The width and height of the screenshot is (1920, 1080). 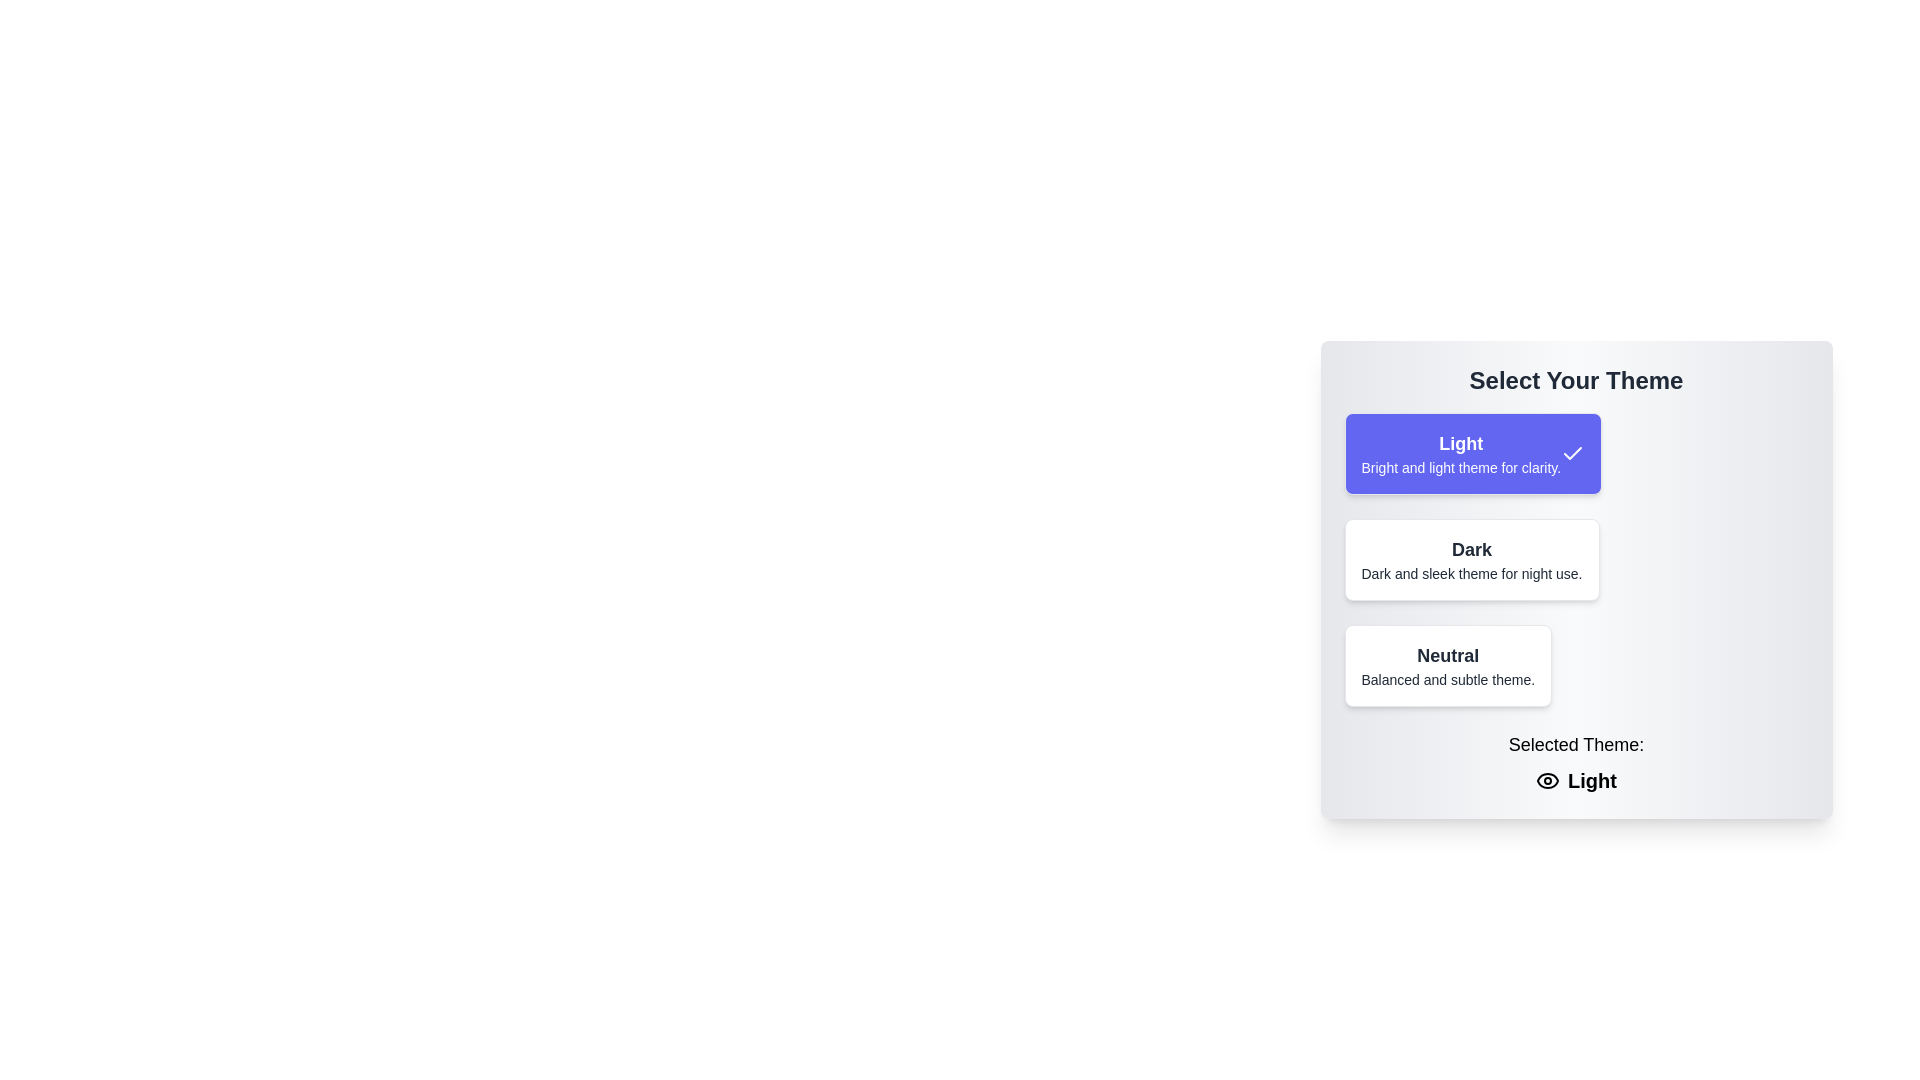 I want to click on the text element indicating the title of the theme 'Dark' in the theme selection component, which is located inside the second option of the theme selector buttons, so click(x=1472, y=550).